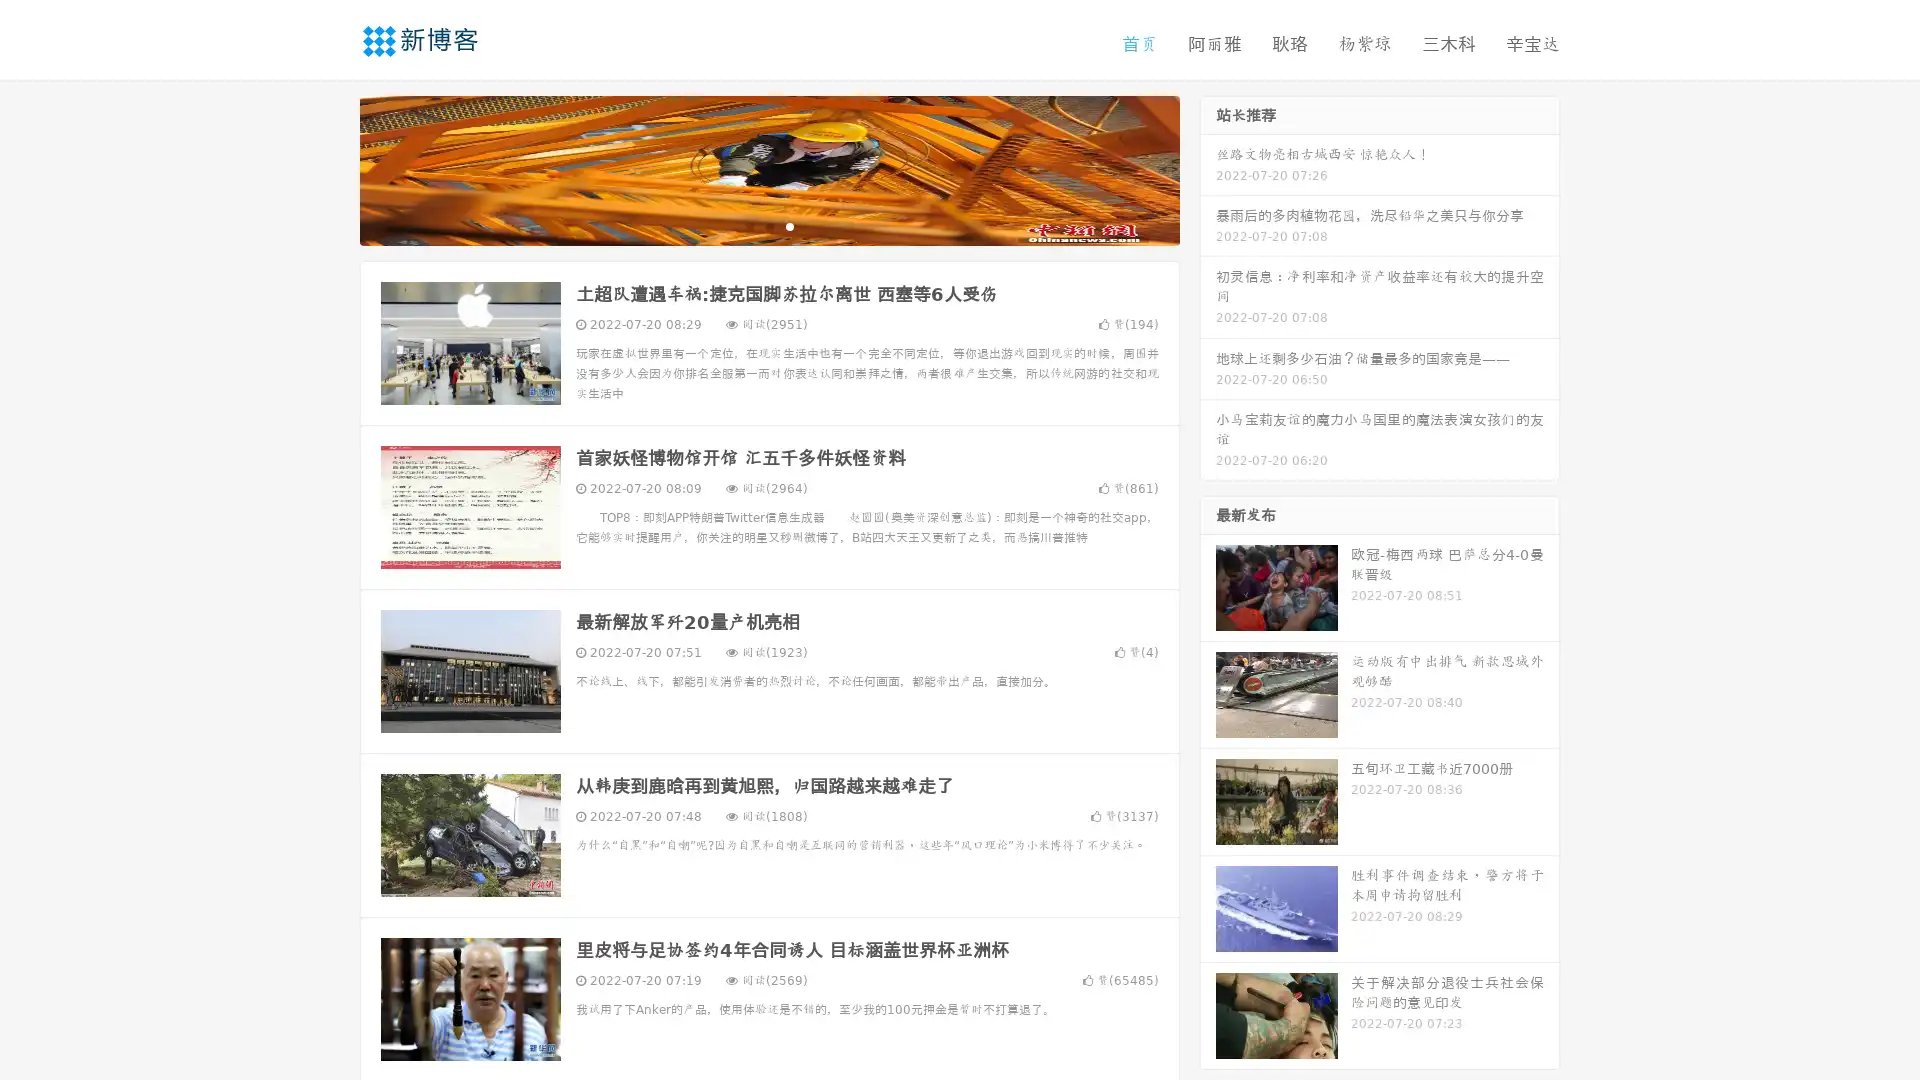  I want to click on Go to slide 1, so click(748, 225).